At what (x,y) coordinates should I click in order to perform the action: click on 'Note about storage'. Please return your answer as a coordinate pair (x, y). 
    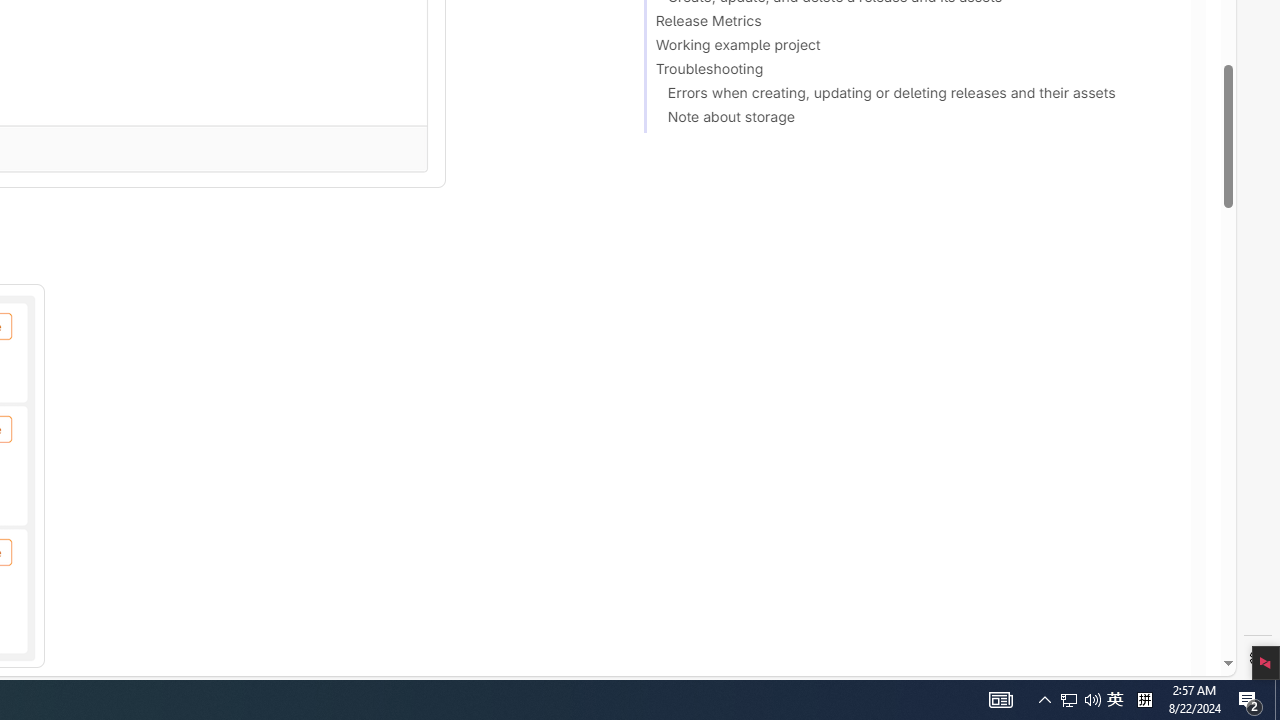
    Looking at the image, I should click on (907, 120).